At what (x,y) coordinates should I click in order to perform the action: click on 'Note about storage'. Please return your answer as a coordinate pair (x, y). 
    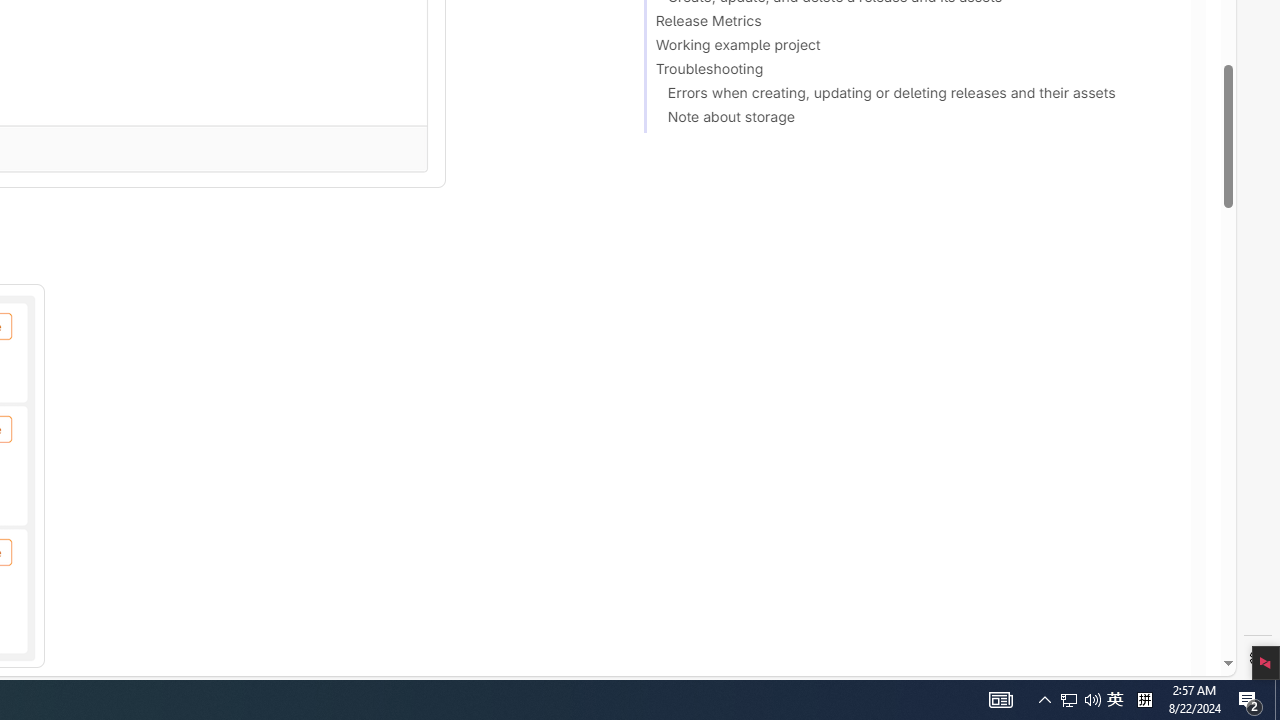
    Looking at the image, I should click on (907, 120).